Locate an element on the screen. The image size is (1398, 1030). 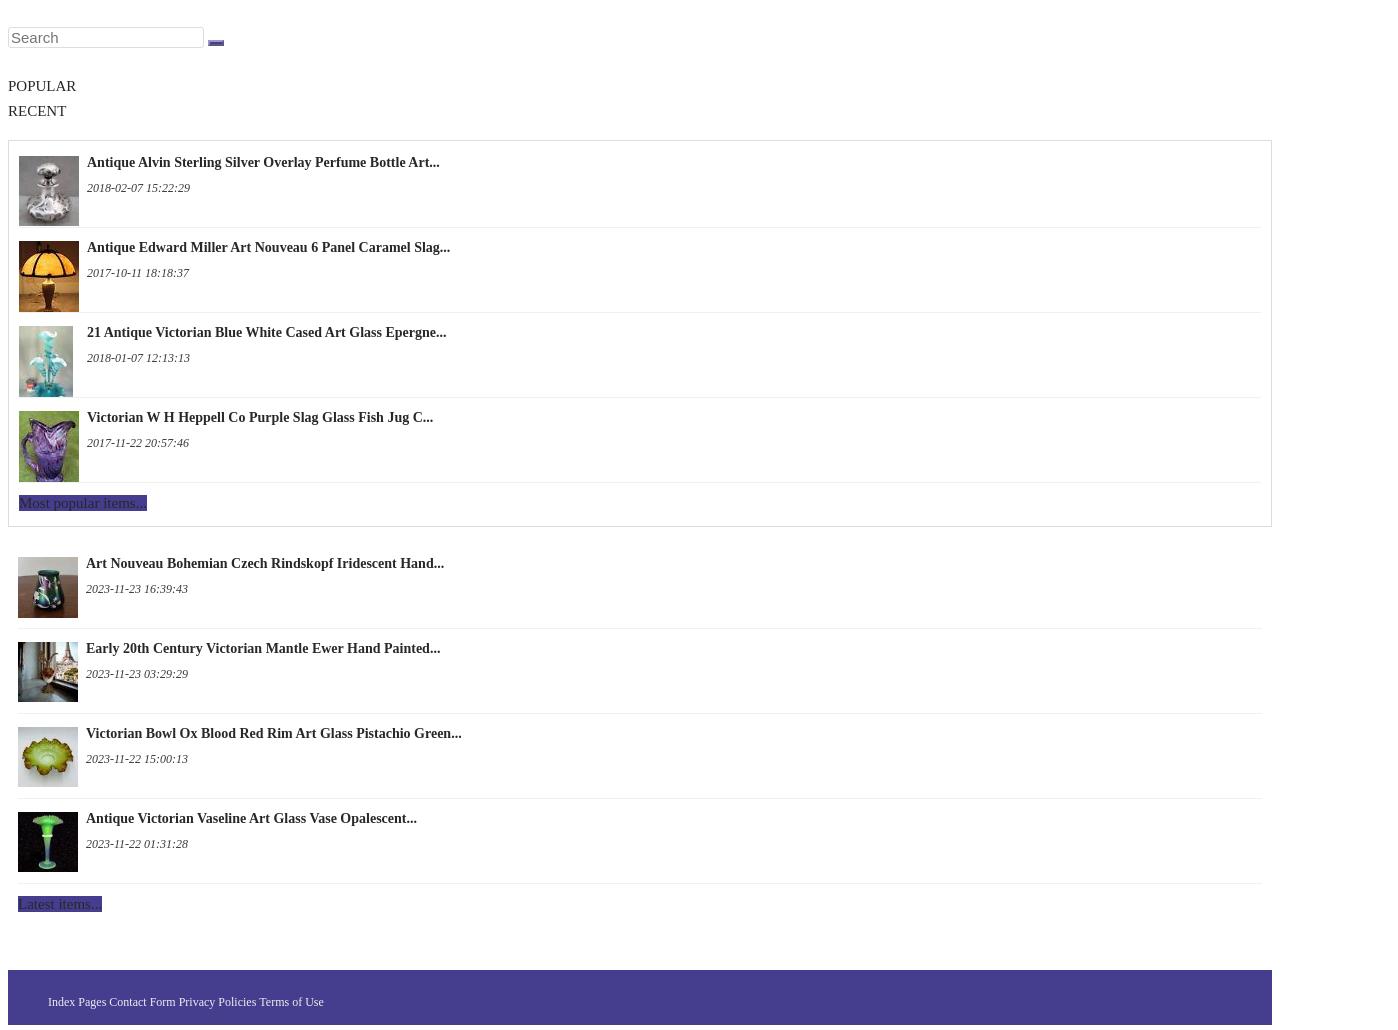
'Latest items...' is located at coordinates (59, 904).